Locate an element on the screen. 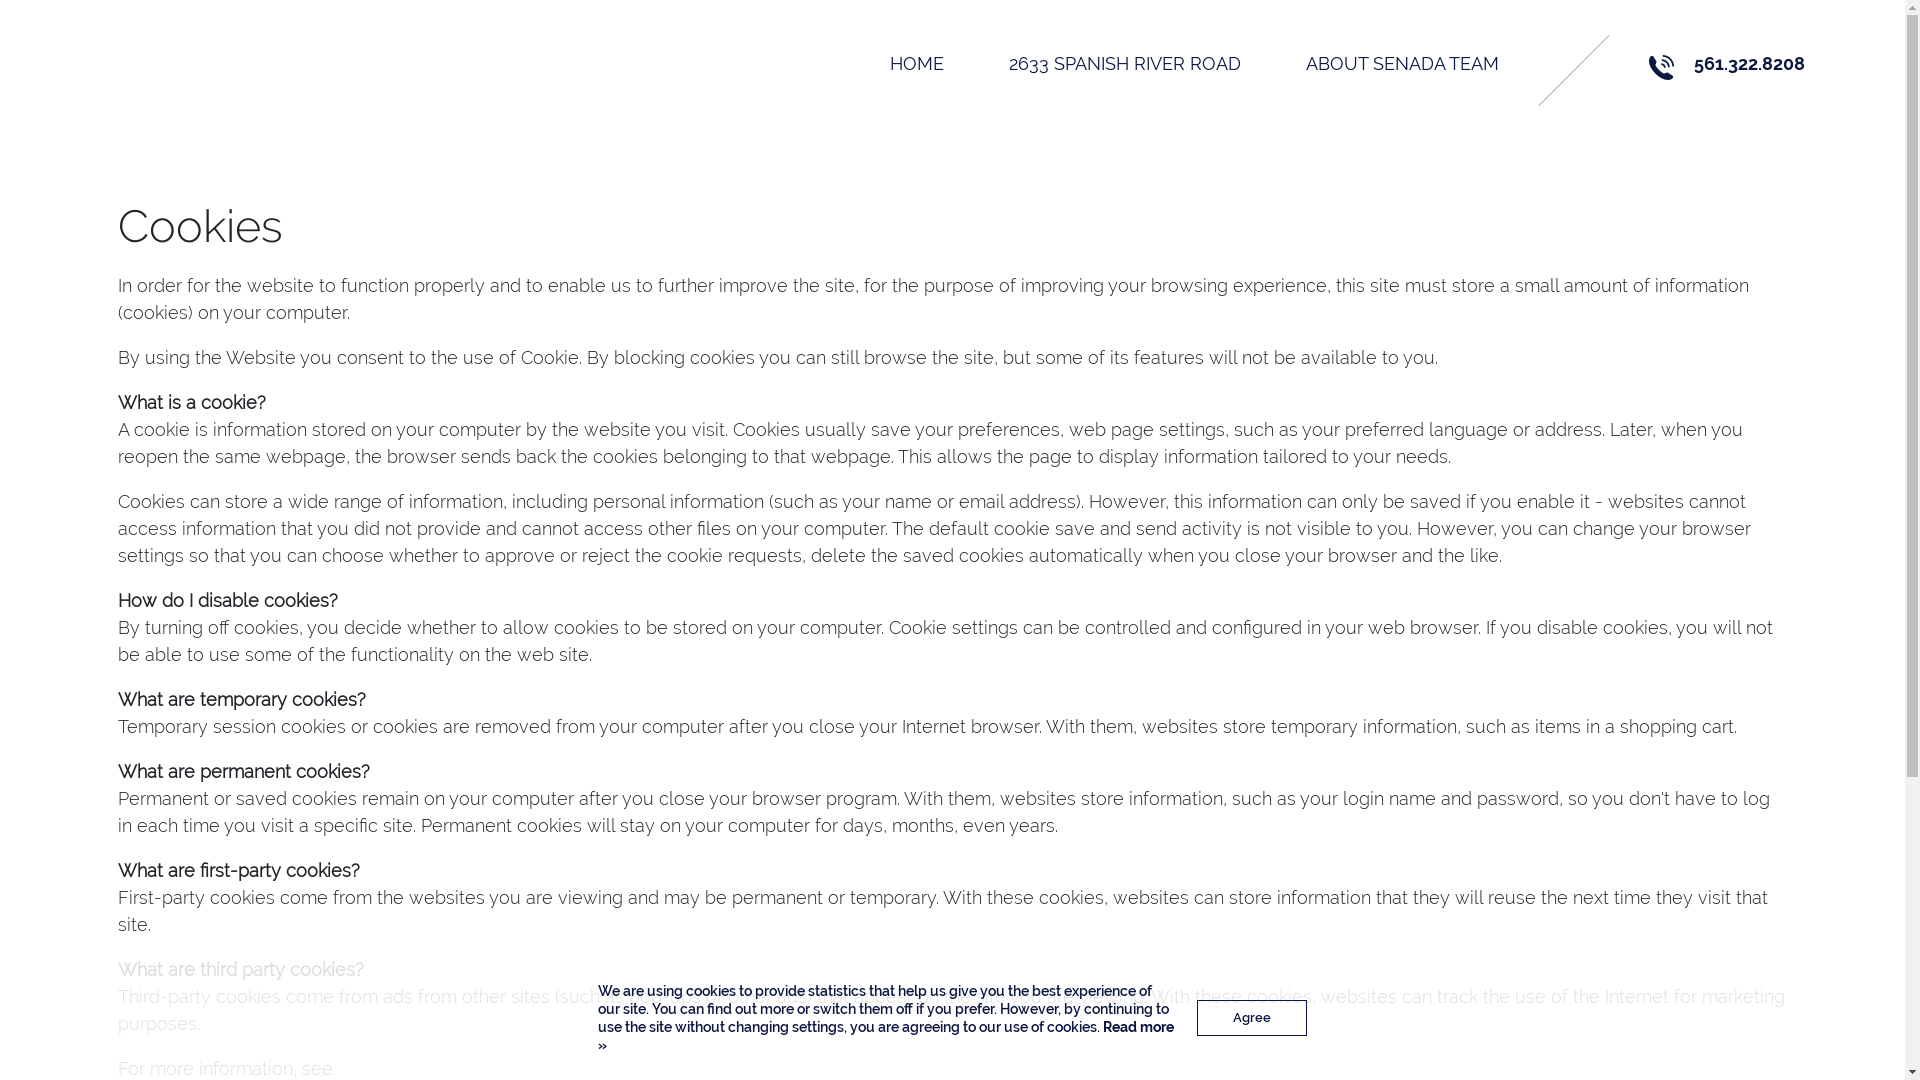 The image size is (1920, 1080). 'ABOUT SENADA TEAM' is located at coordinates (1401, 62).